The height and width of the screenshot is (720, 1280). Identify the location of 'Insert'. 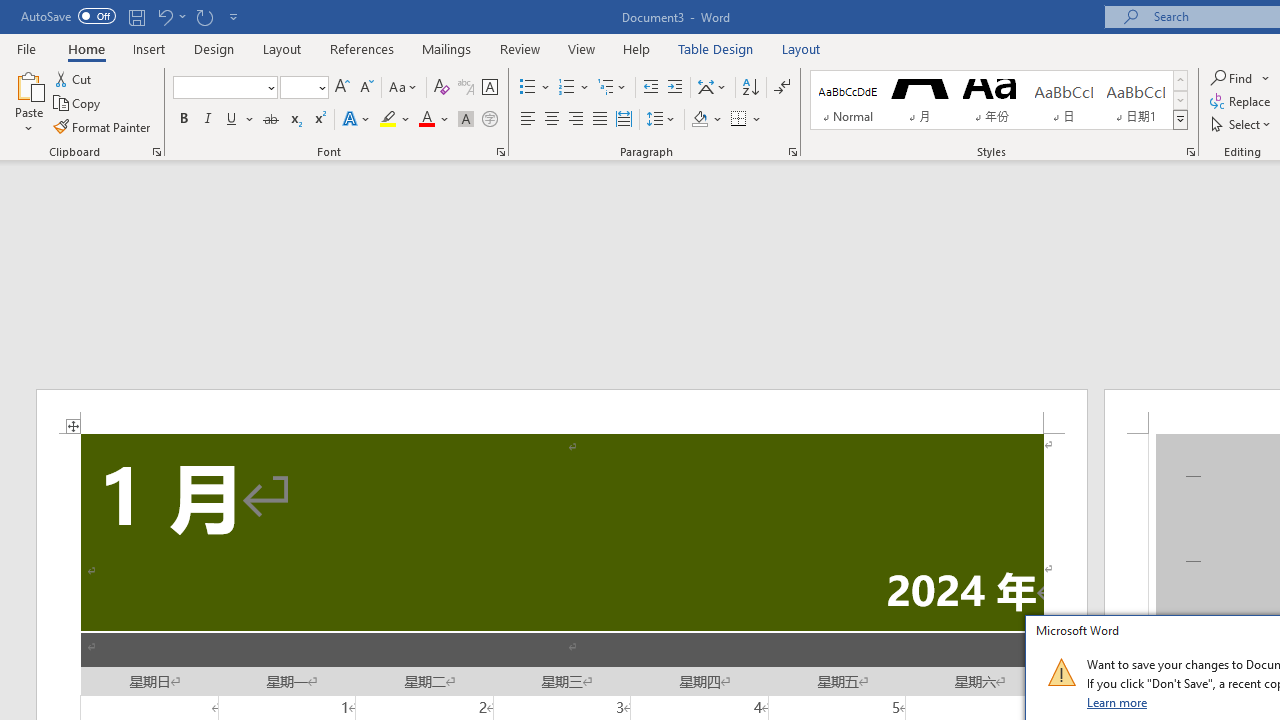
(148, 48).